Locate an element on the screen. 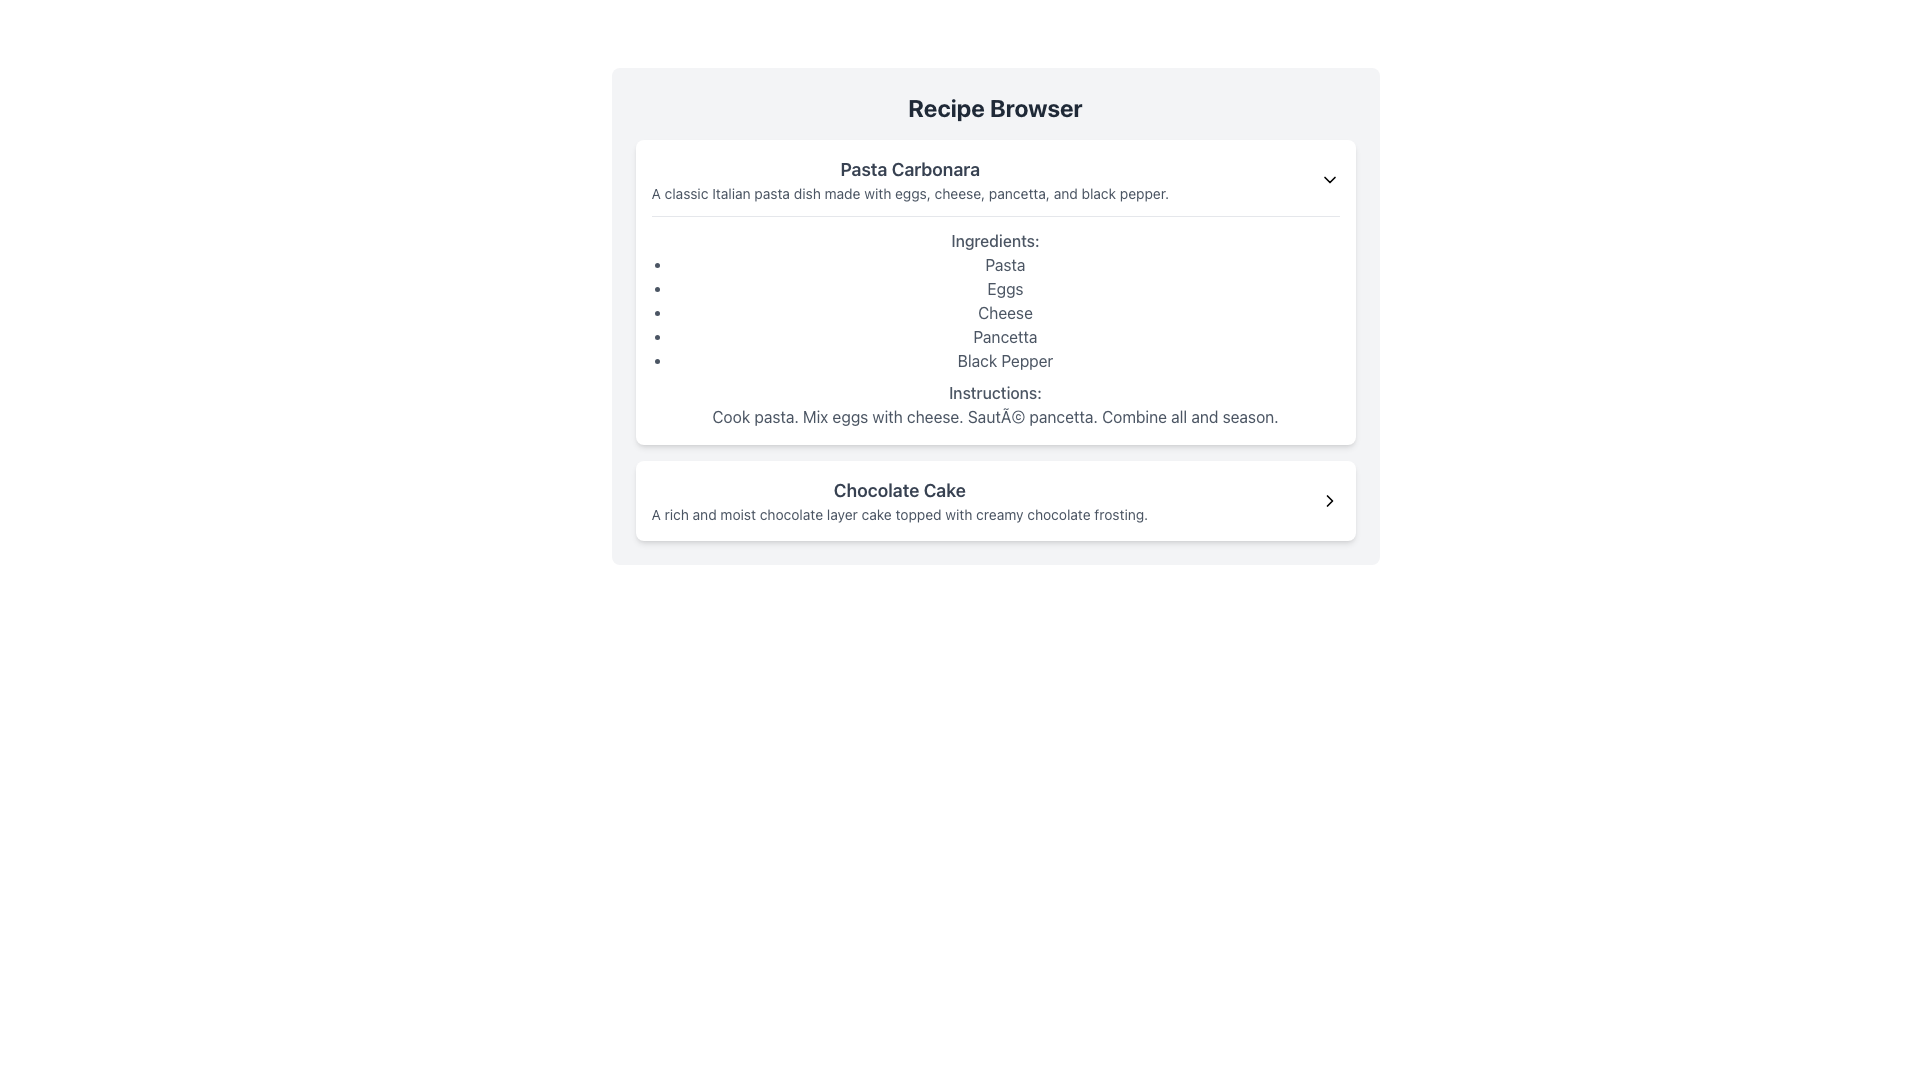 This screenshot has height=1080, width=1920. descriptive text about the 'Chocolate Cake' recipe located beneath the title in the 'Recipe Browser' interface, which is written in small, light gray typography is located at coordinates (898, 514).